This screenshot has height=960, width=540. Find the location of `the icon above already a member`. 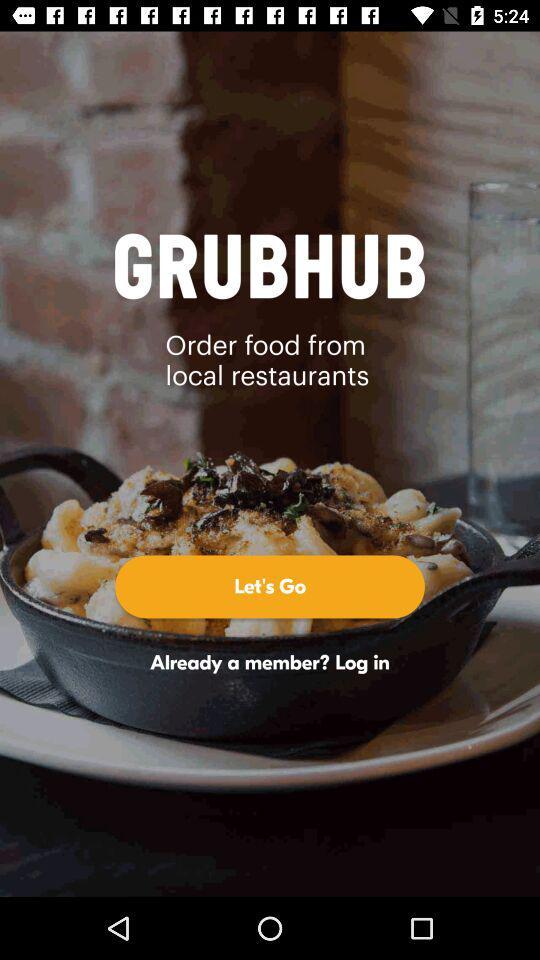

the icon above already a member is located at coordinates (270, 586).